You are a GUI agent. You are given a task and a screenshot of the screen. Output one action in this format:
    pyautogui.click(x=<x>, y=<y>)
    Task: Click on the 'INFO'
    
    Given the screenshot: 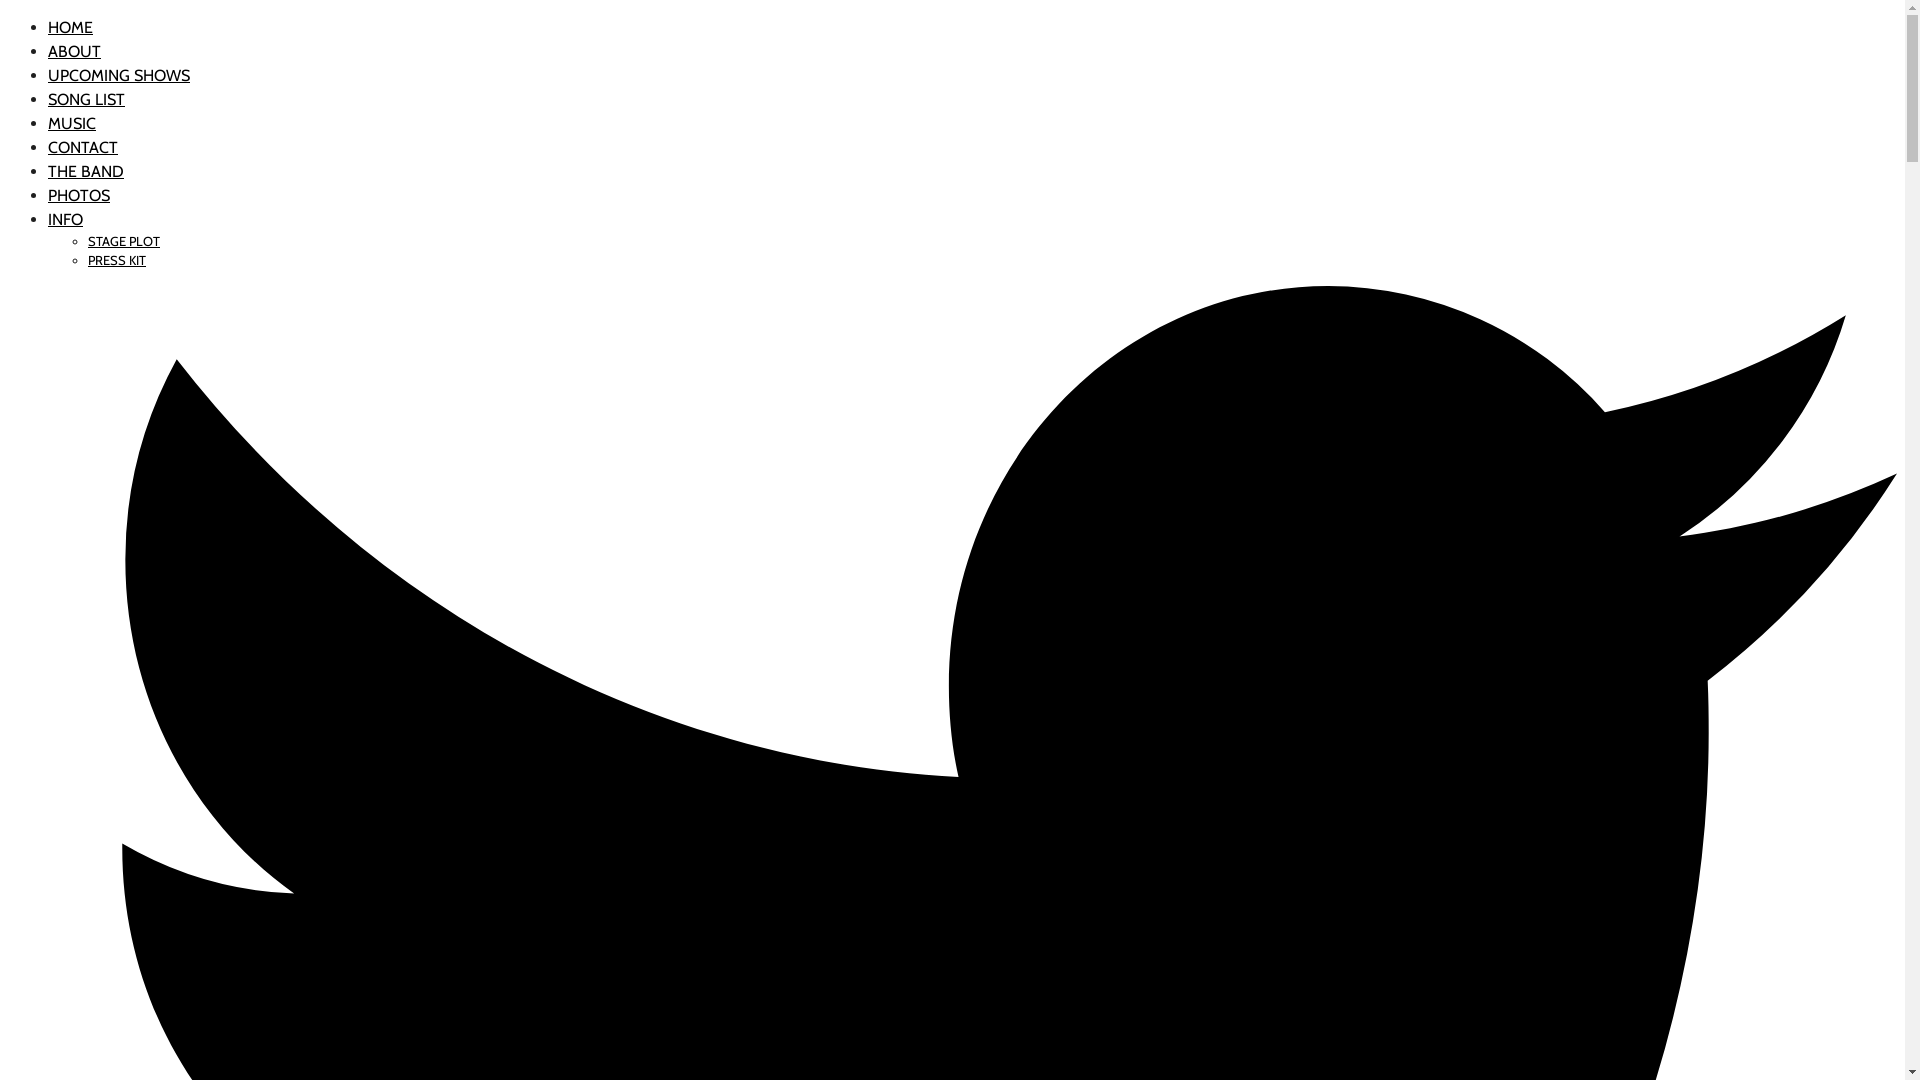 What is the action you would take?
    pyautogui.click(x=48, y=219)
    